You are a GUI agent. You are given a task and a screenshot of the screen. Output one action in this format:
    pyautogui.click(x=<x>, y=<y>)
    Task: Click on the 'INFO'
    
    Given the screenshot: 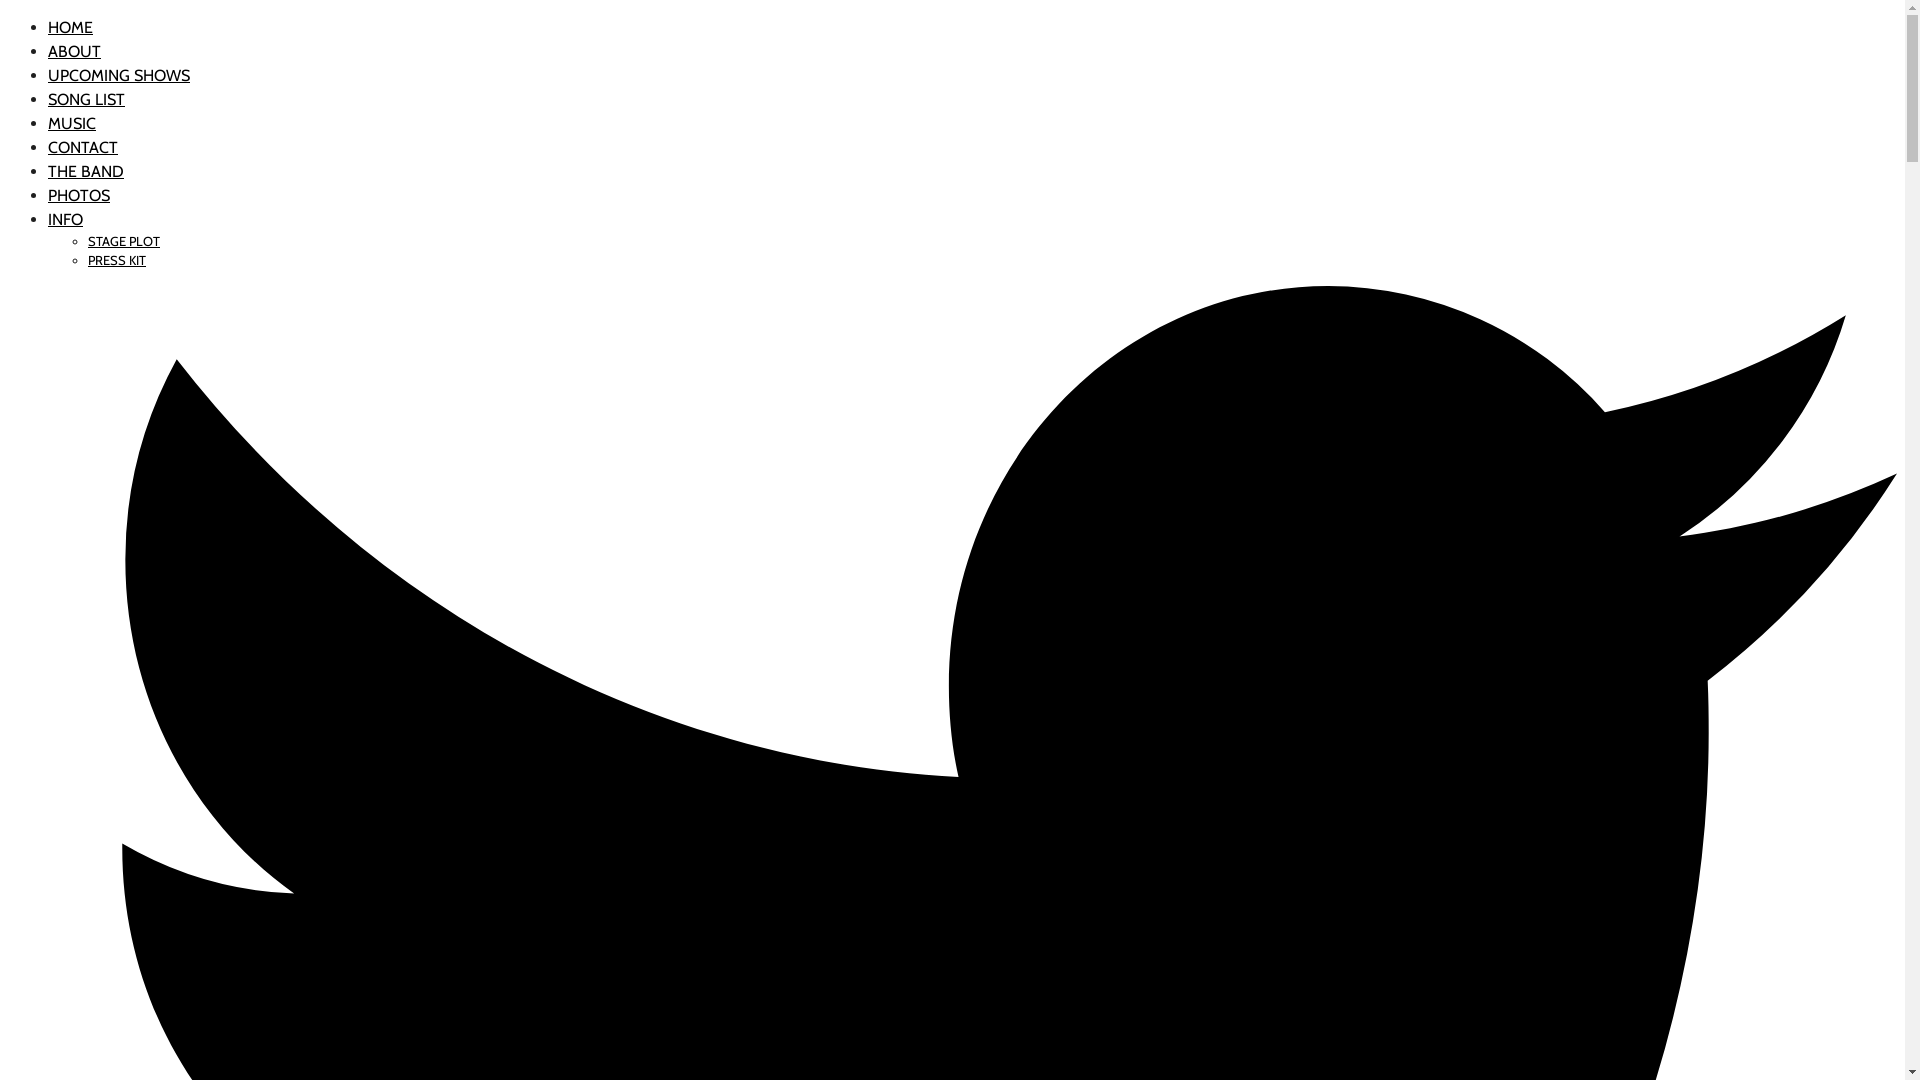 What is the action you would take?
    pyautogui.click(x=48, y=219)
    